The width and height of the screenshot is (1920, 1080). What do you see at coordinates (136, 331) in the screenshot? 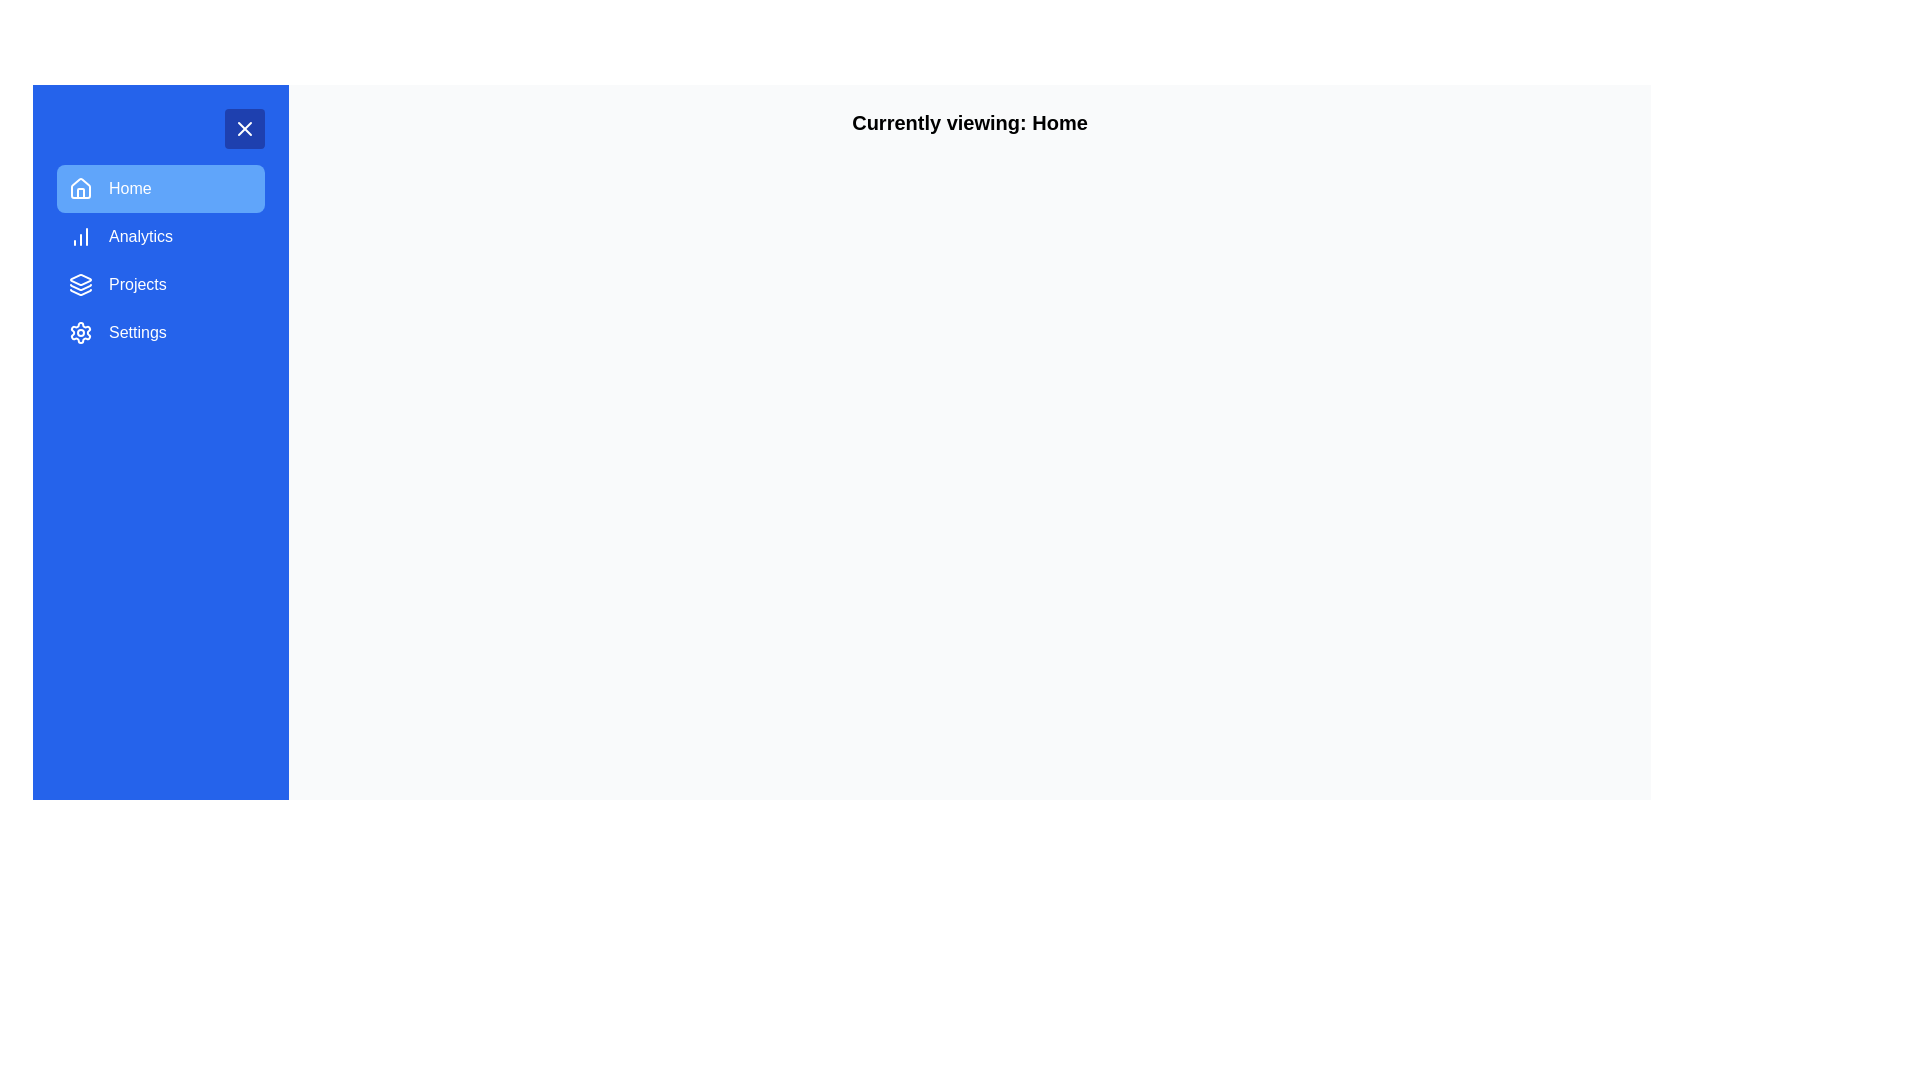
I see `the clickable text label in the fourth row of the vertical navigation menu` at bounding box center [136, 331].